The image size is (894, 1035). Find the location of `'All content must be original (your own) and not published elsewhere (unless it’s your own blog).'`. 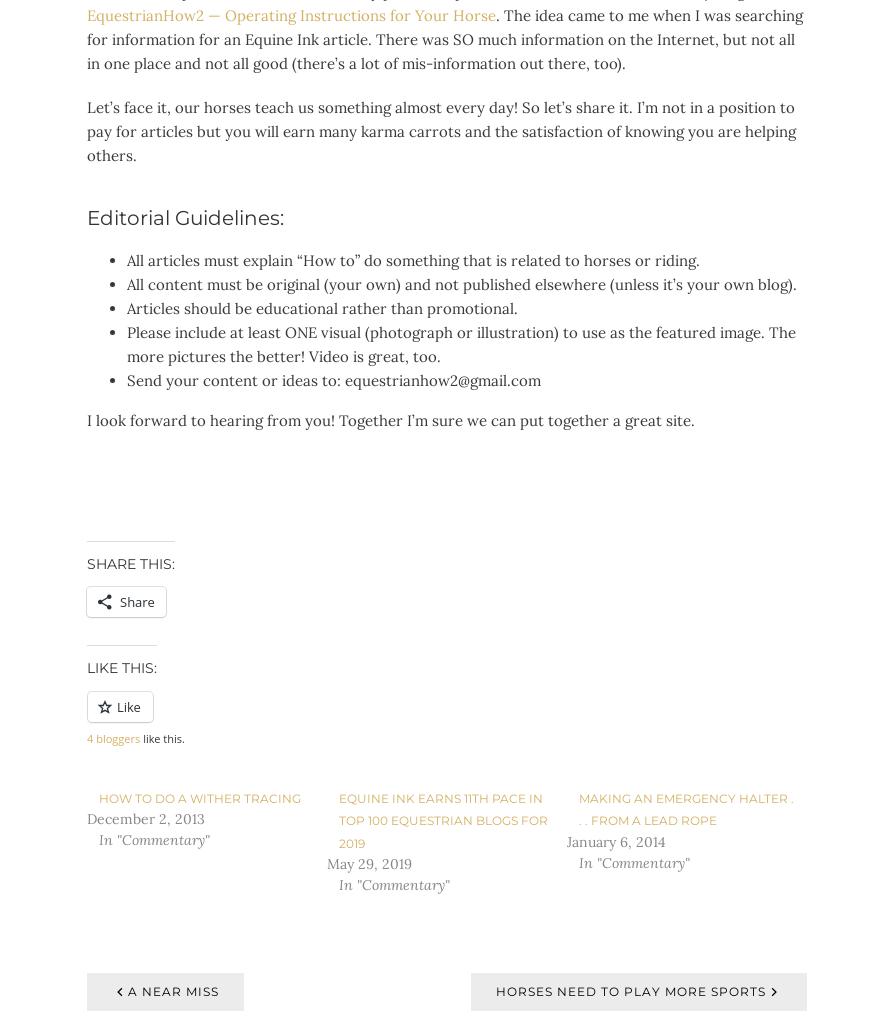

'All content must be original (your own) and not published elsewhere (unless it’s your own blog).' is located at coordinates (462, 284).